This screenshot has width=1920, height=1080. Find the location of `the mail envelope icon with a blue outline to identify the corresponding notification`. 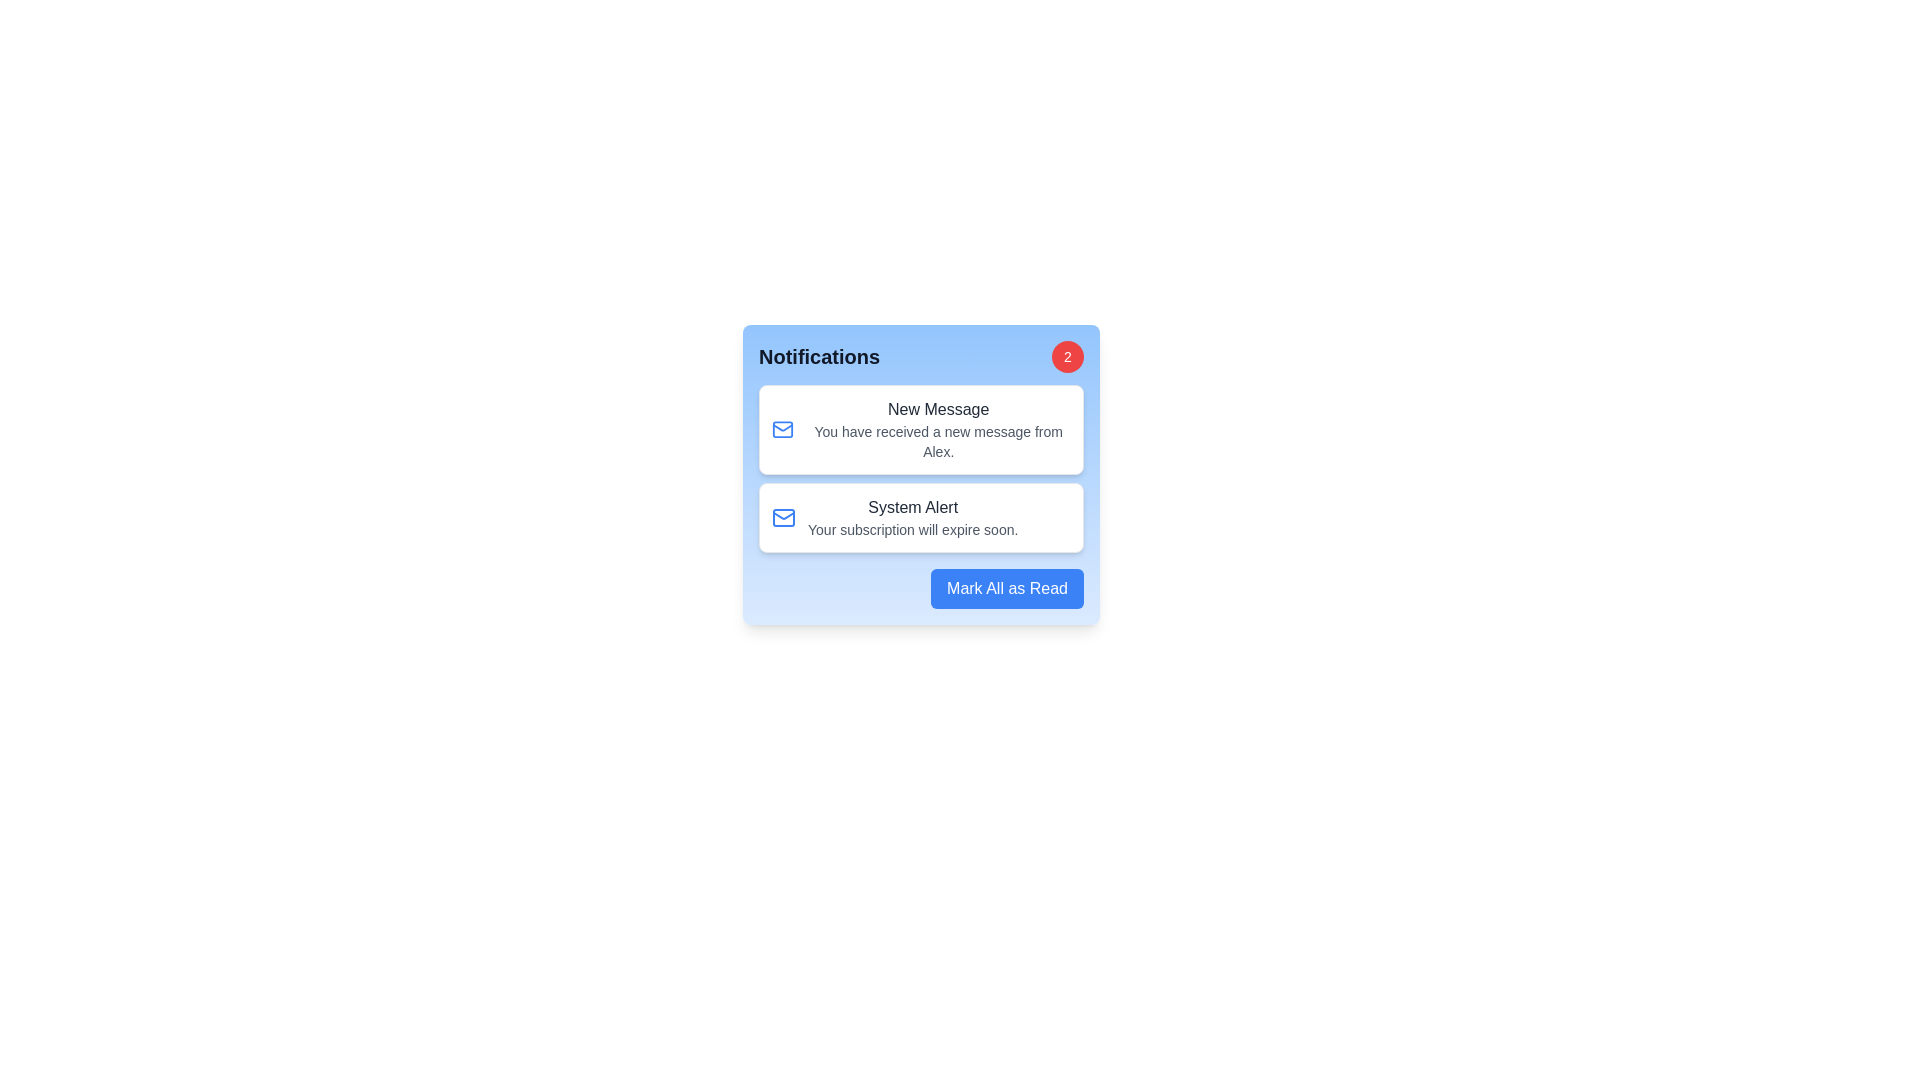

the mail envelope icon with a blue outline to identify the corresponding notification is located at coordinates (782, 428).